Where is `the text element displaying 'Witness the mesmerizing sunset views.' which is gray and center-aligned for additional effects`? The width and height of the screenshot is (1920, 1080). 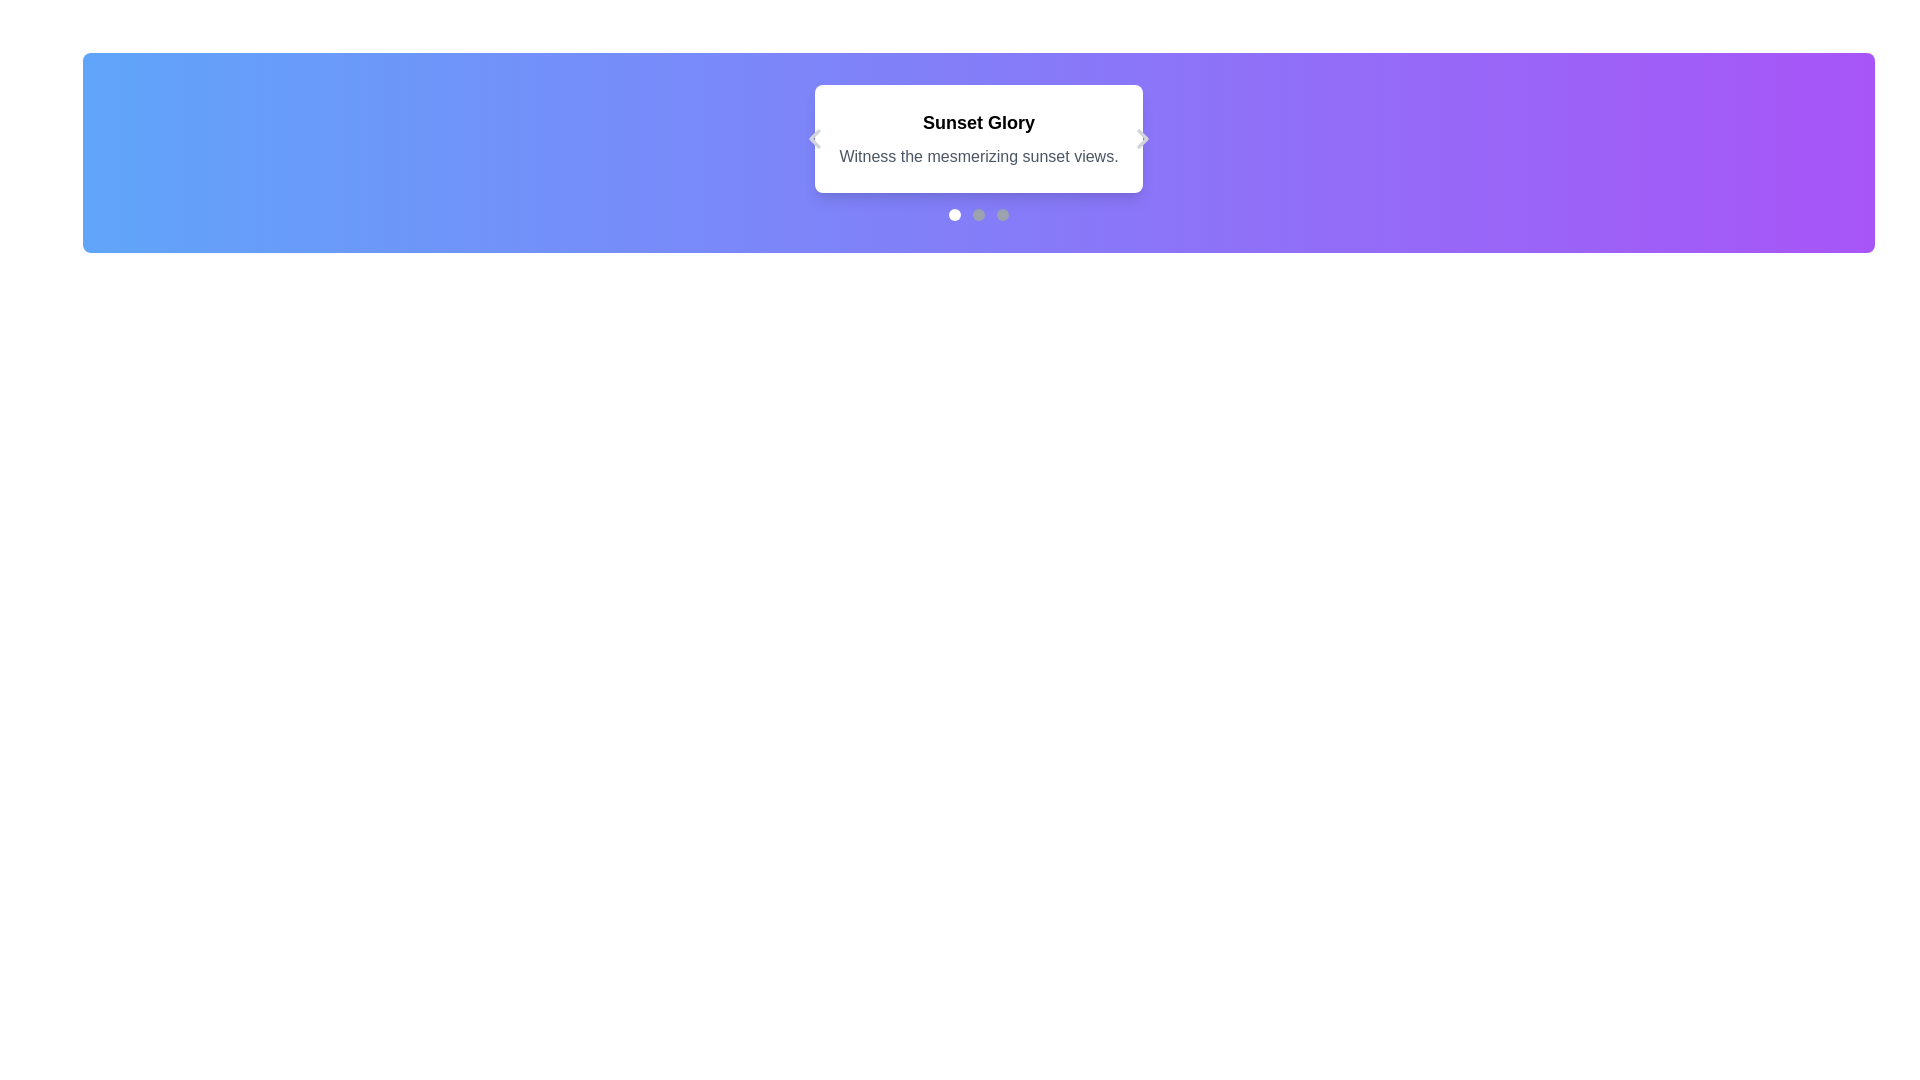
the text element displaying 'Witness the mesmerizing sunset views.' which is gray and center-aligned for additional effects is located at coordinates (979, 156).